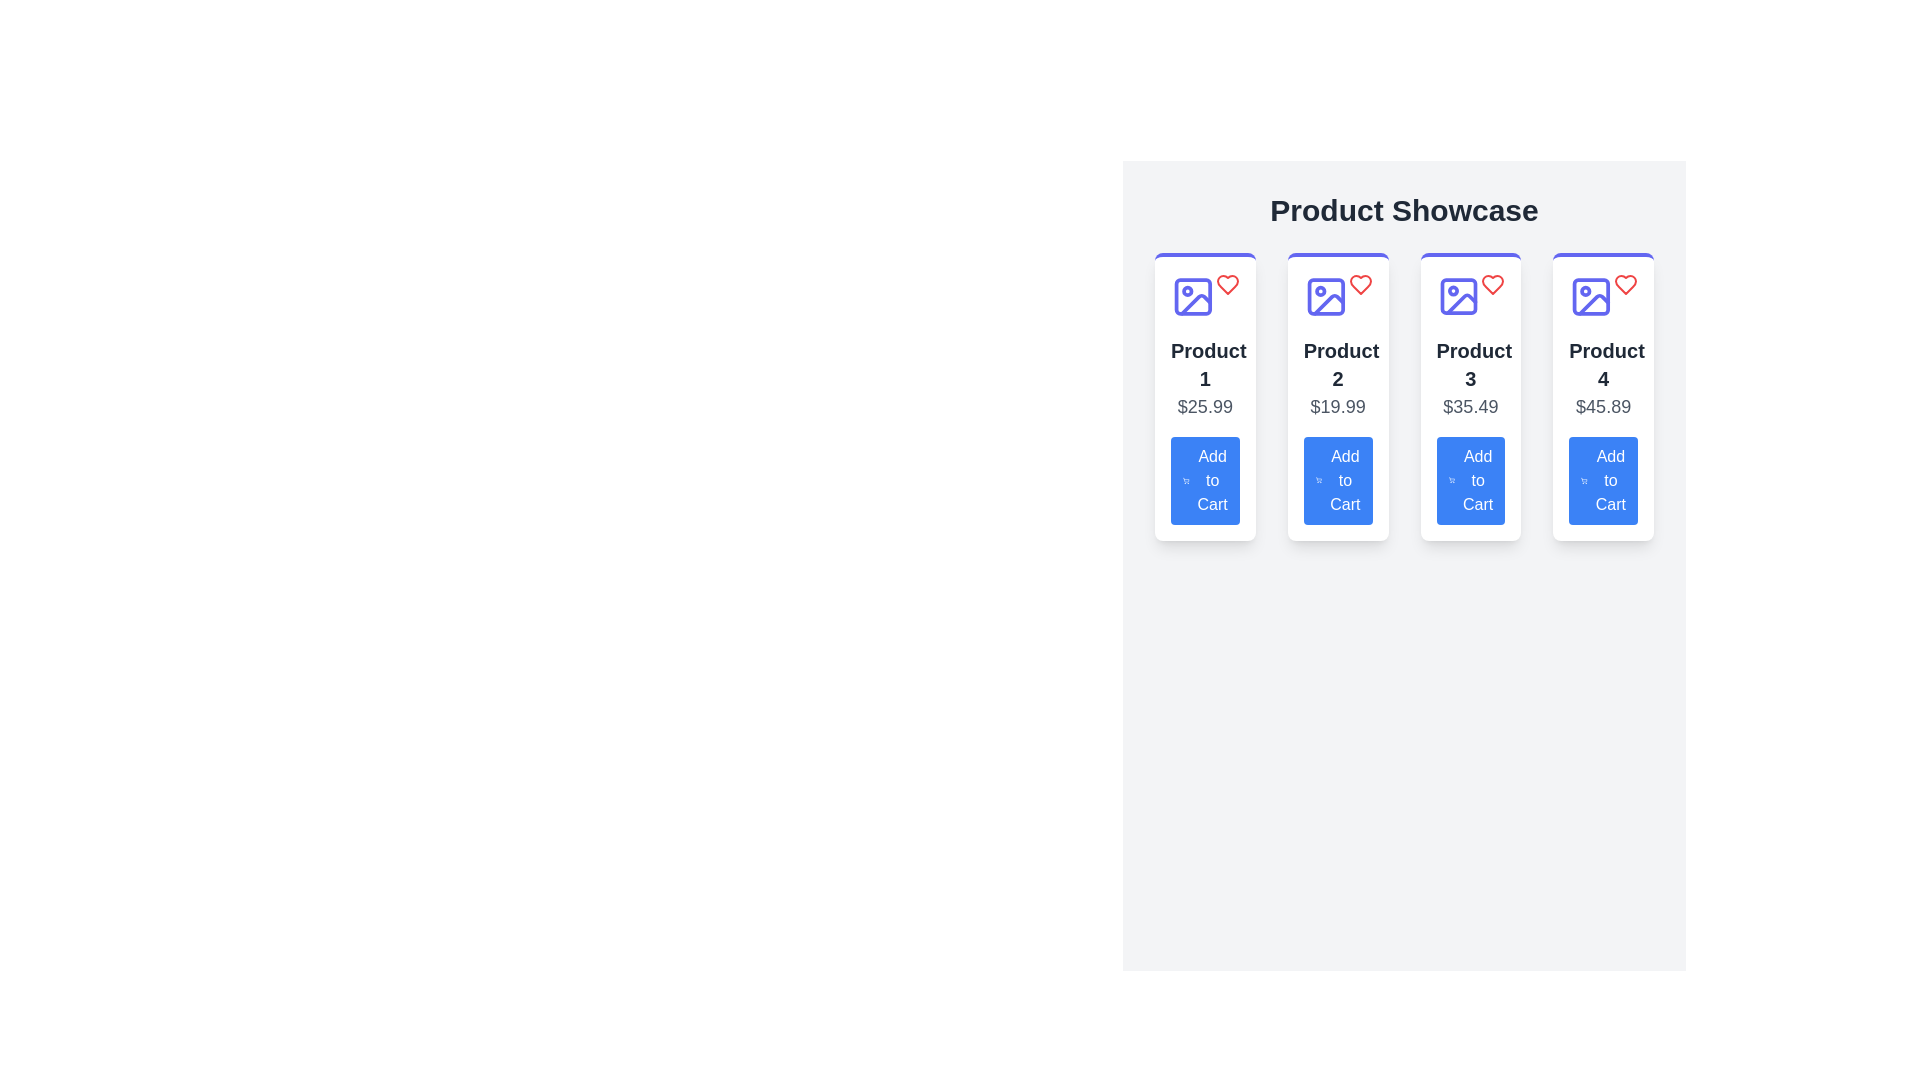  I want to click on the button located at the bottom of the product tile, so click(1603, 481).